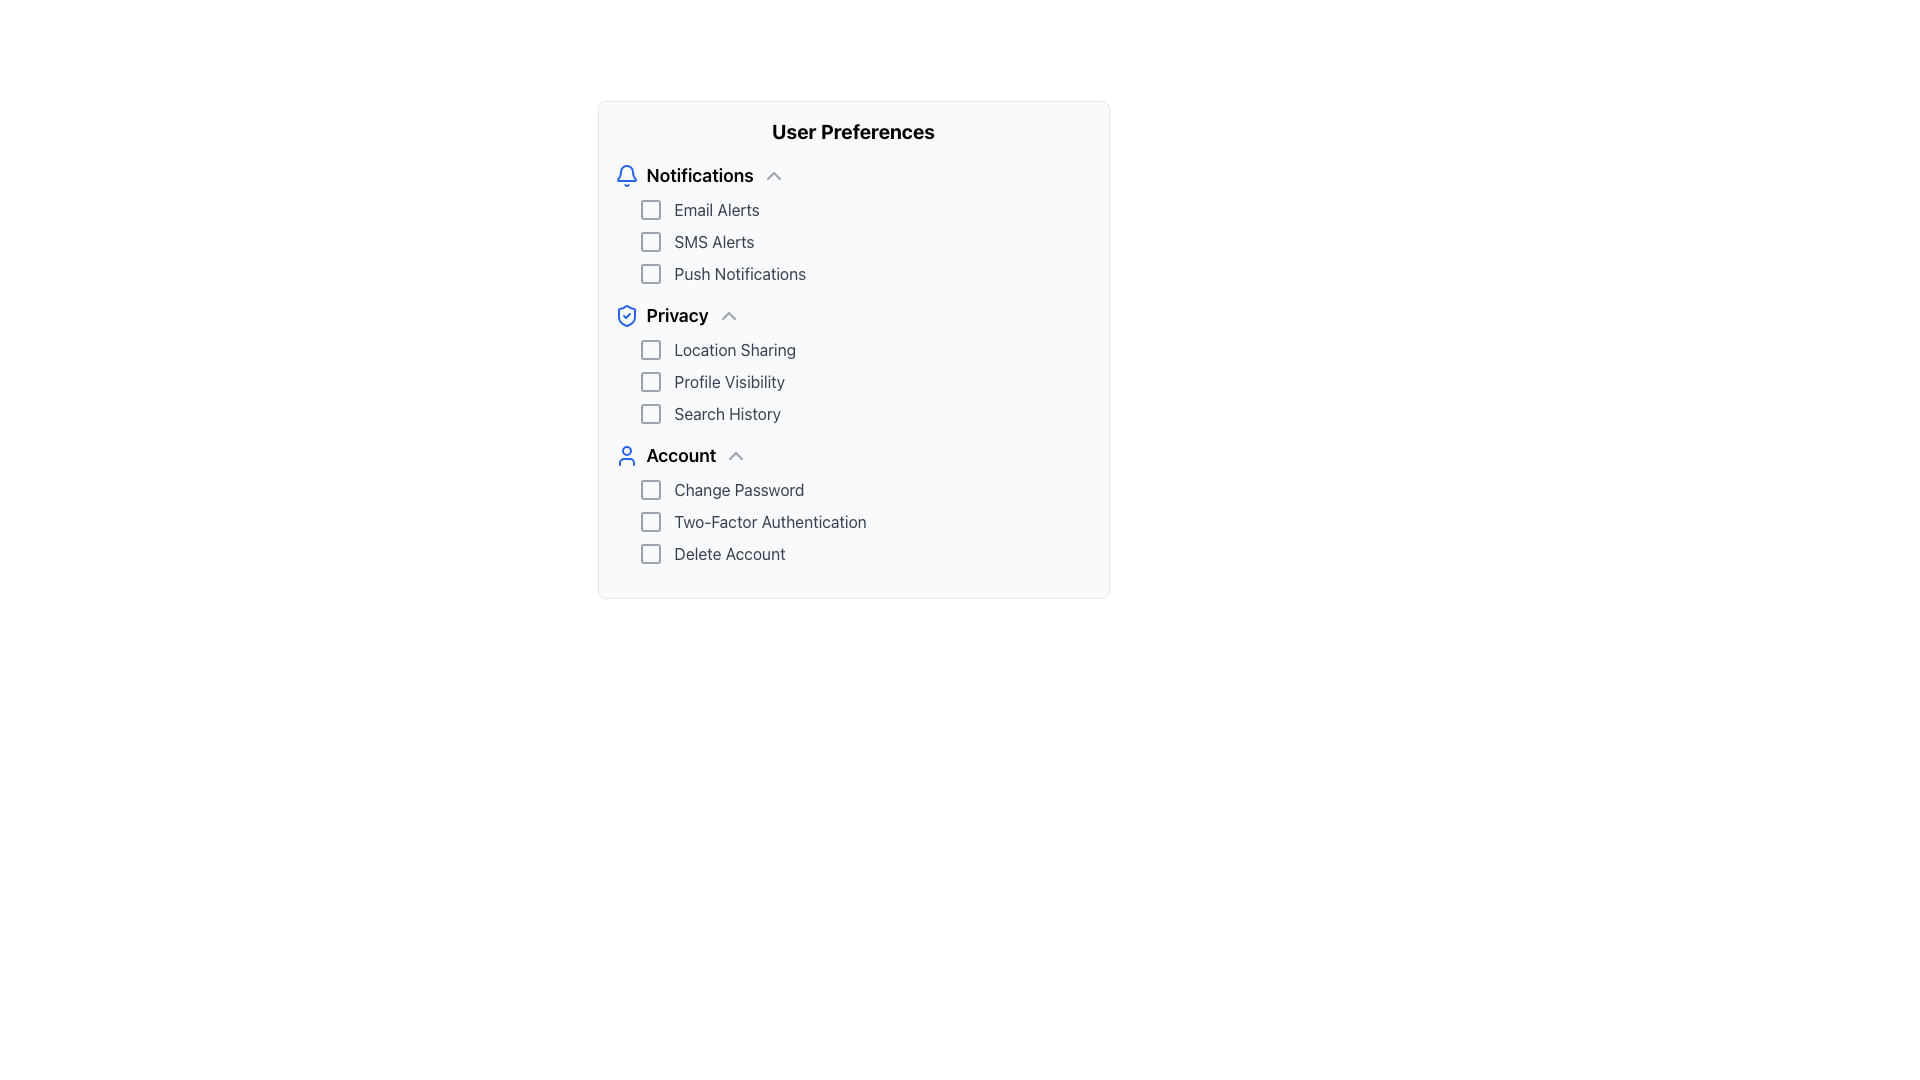  Describe the element at coordinates (865, 209) in the screenshot. I see `the checkbox of the first item under the 'Notifications' section` at that location.